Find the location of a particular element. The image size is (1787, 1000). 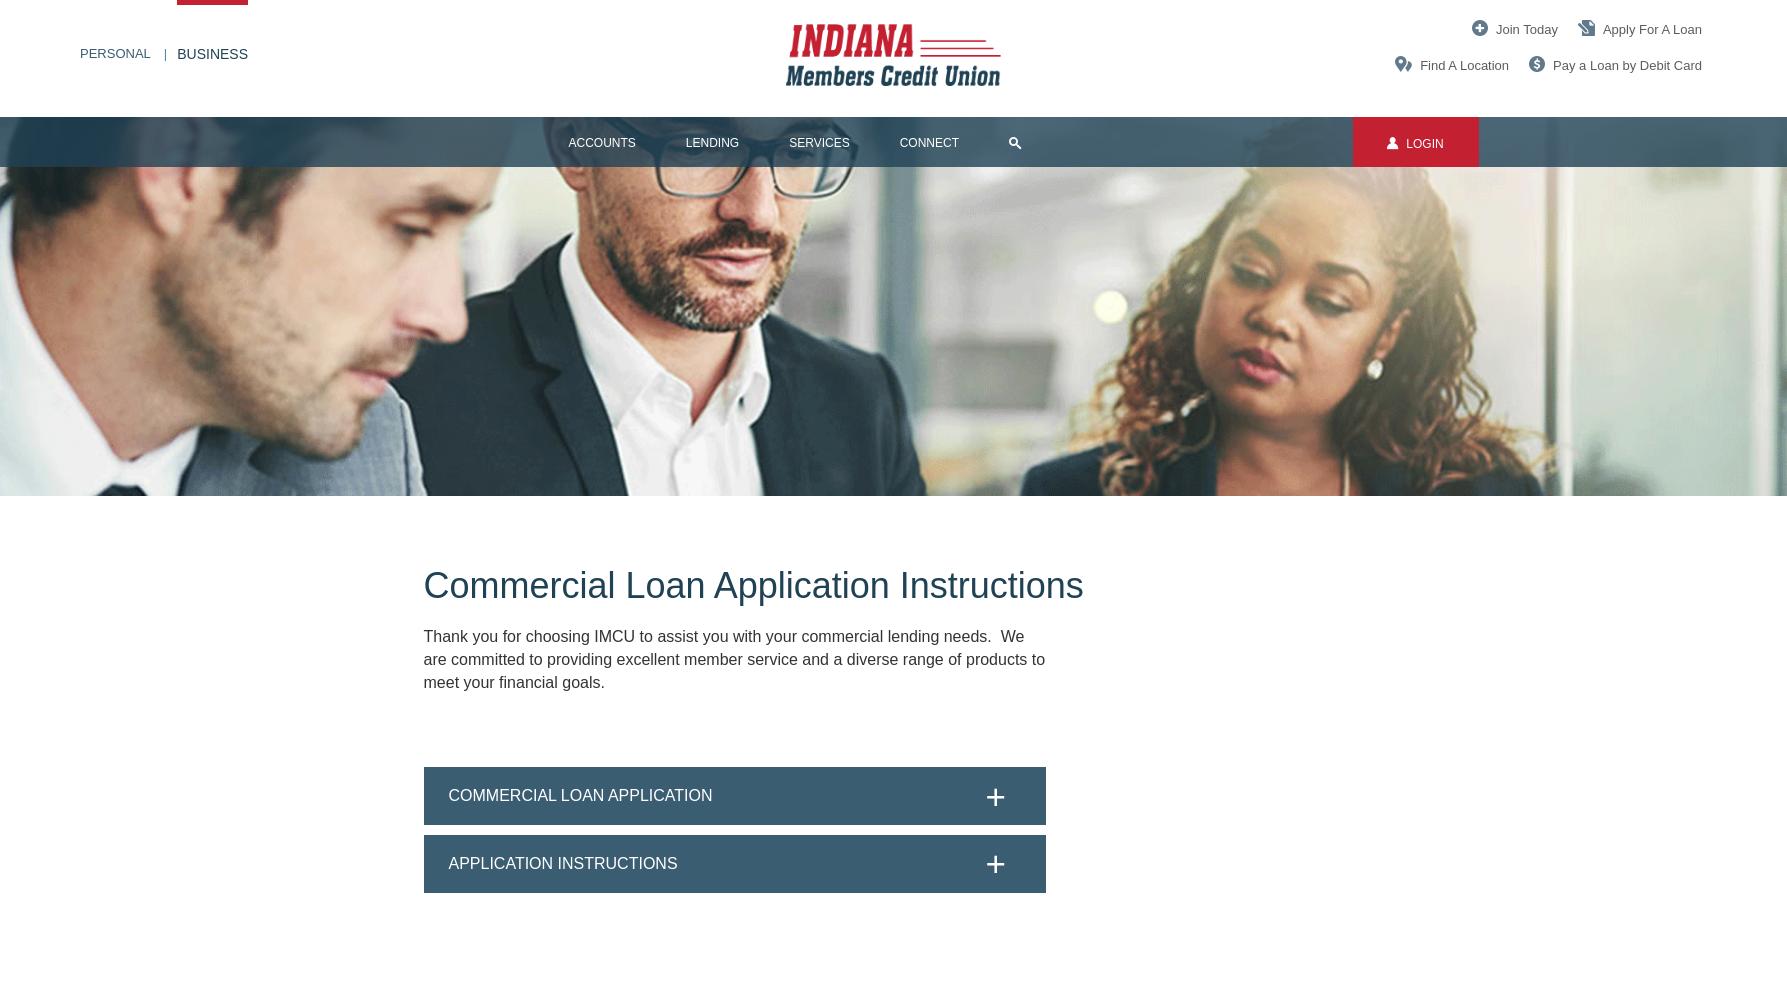

'Find' is located at coordinates (1432, 63).